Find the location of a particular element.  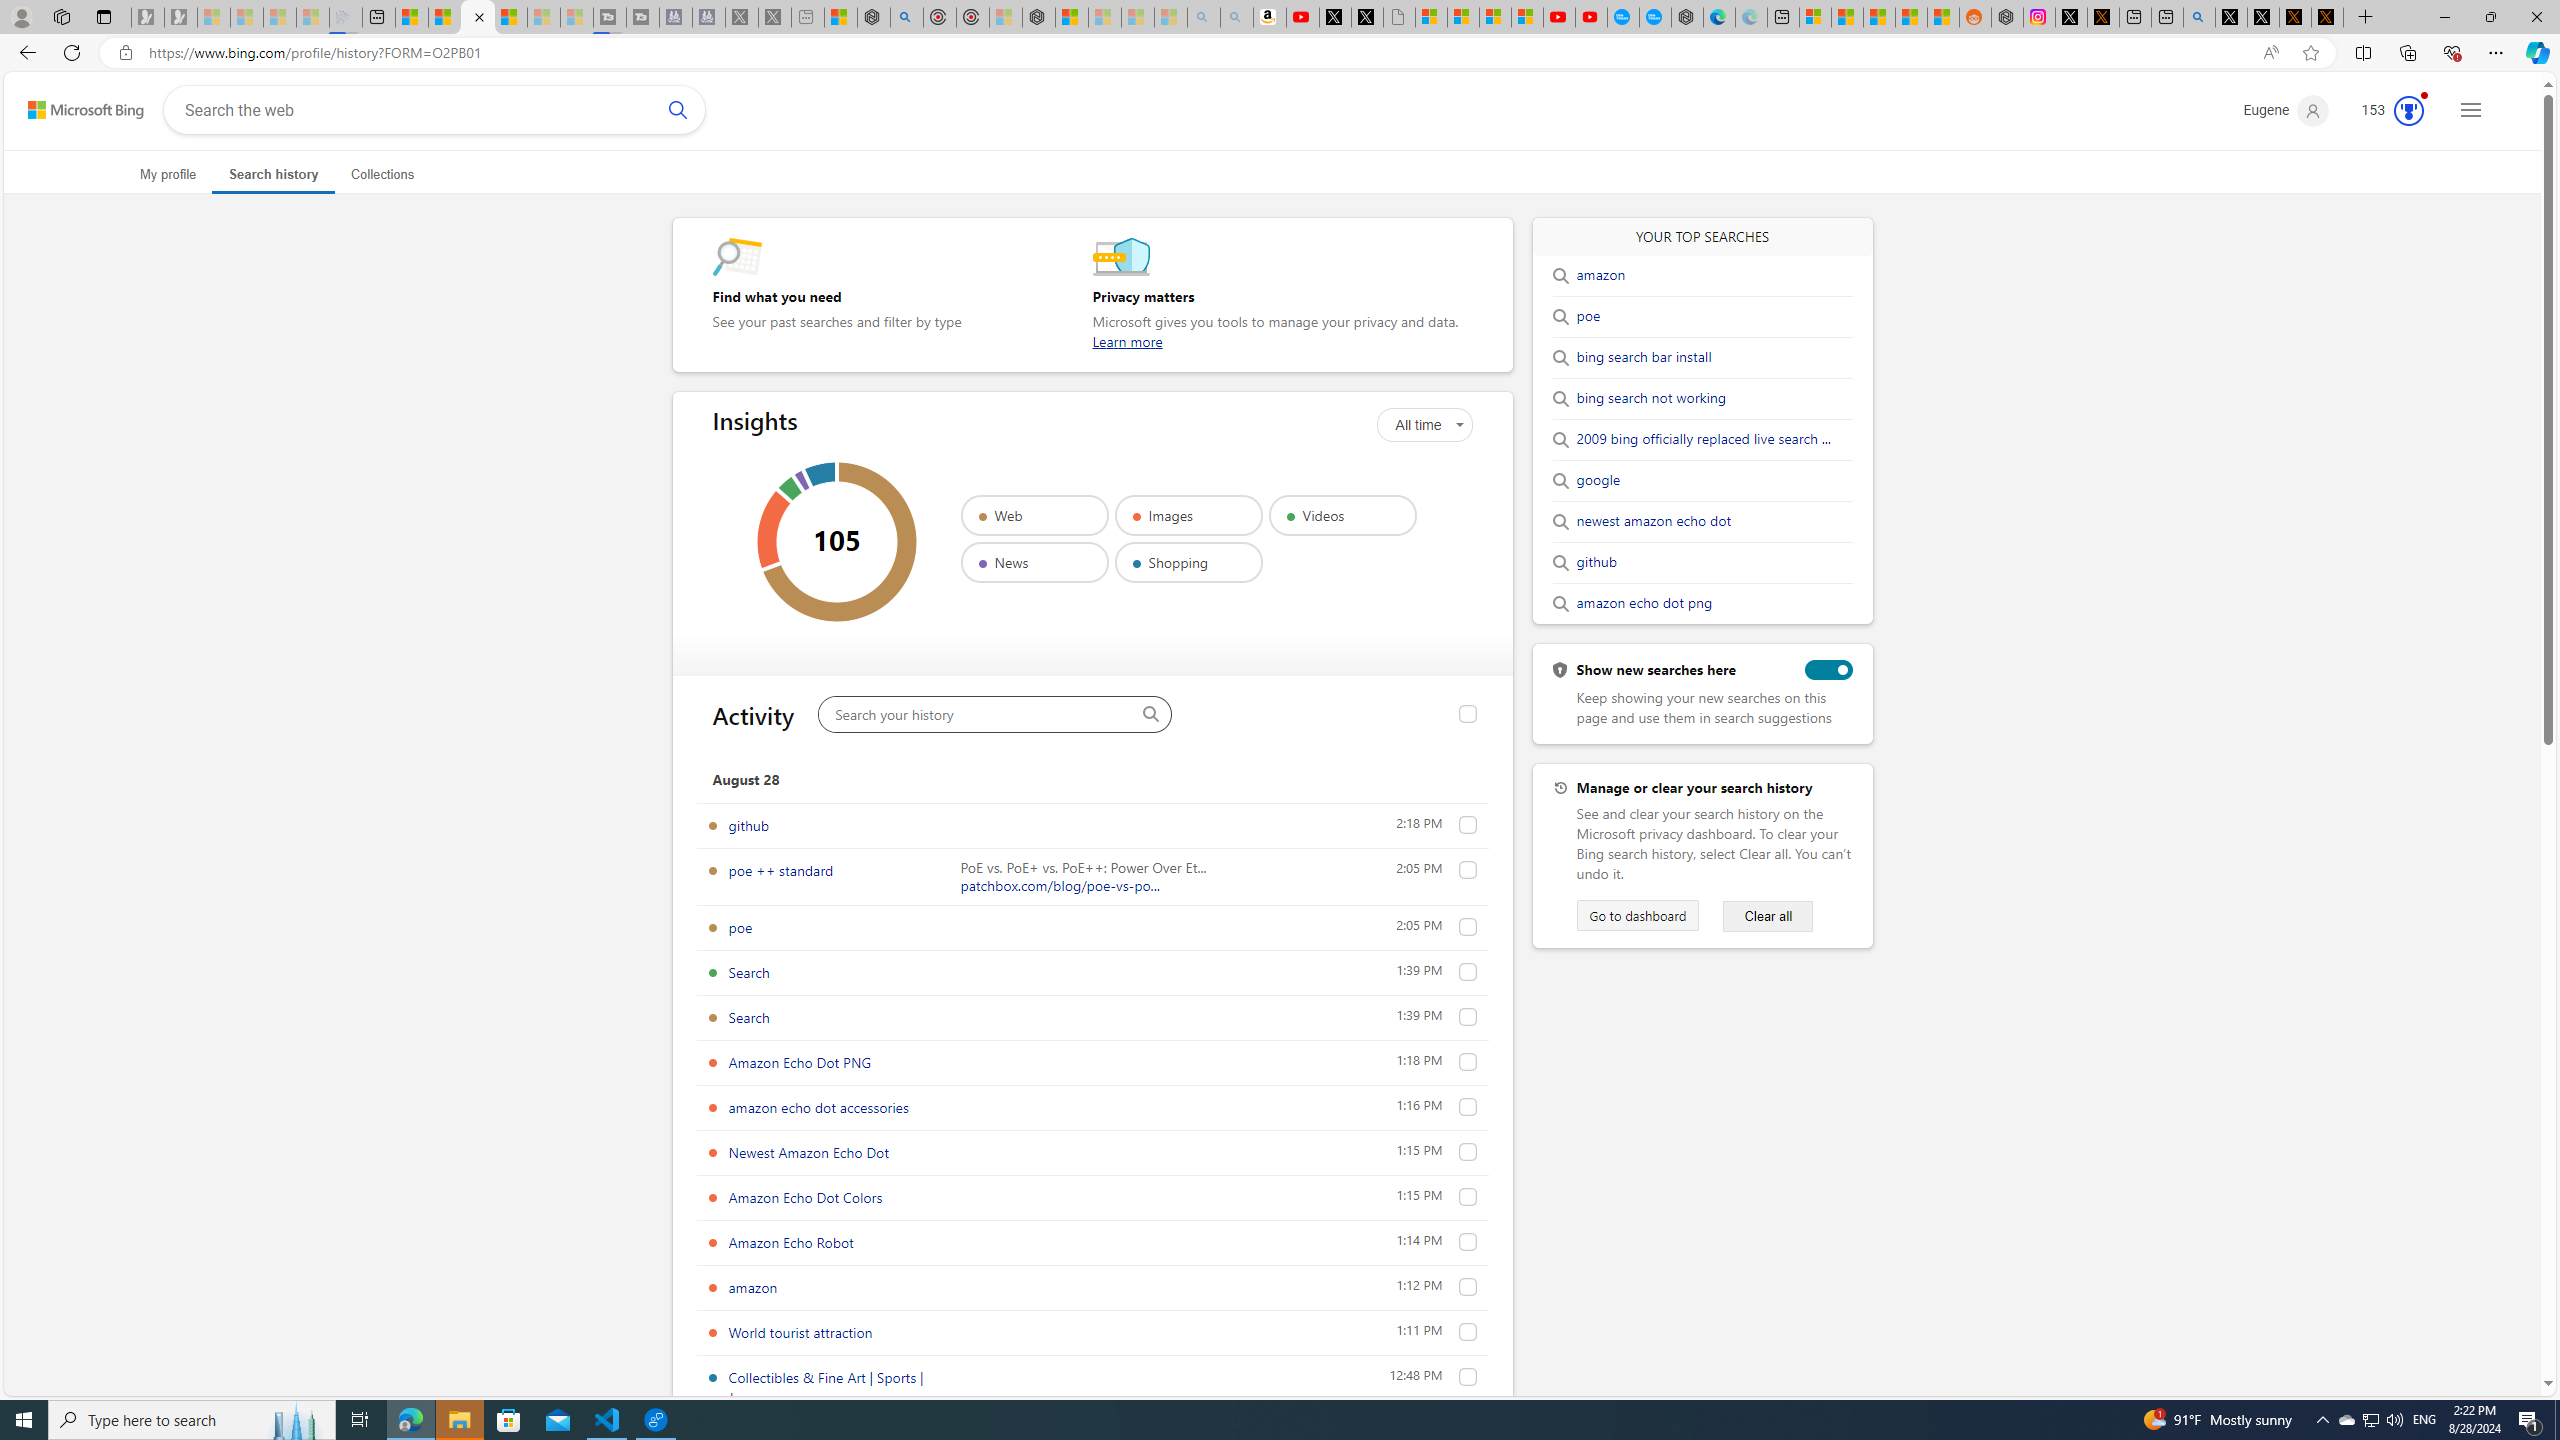

'Go to dashboard' is located at coordinates (1638, 915).